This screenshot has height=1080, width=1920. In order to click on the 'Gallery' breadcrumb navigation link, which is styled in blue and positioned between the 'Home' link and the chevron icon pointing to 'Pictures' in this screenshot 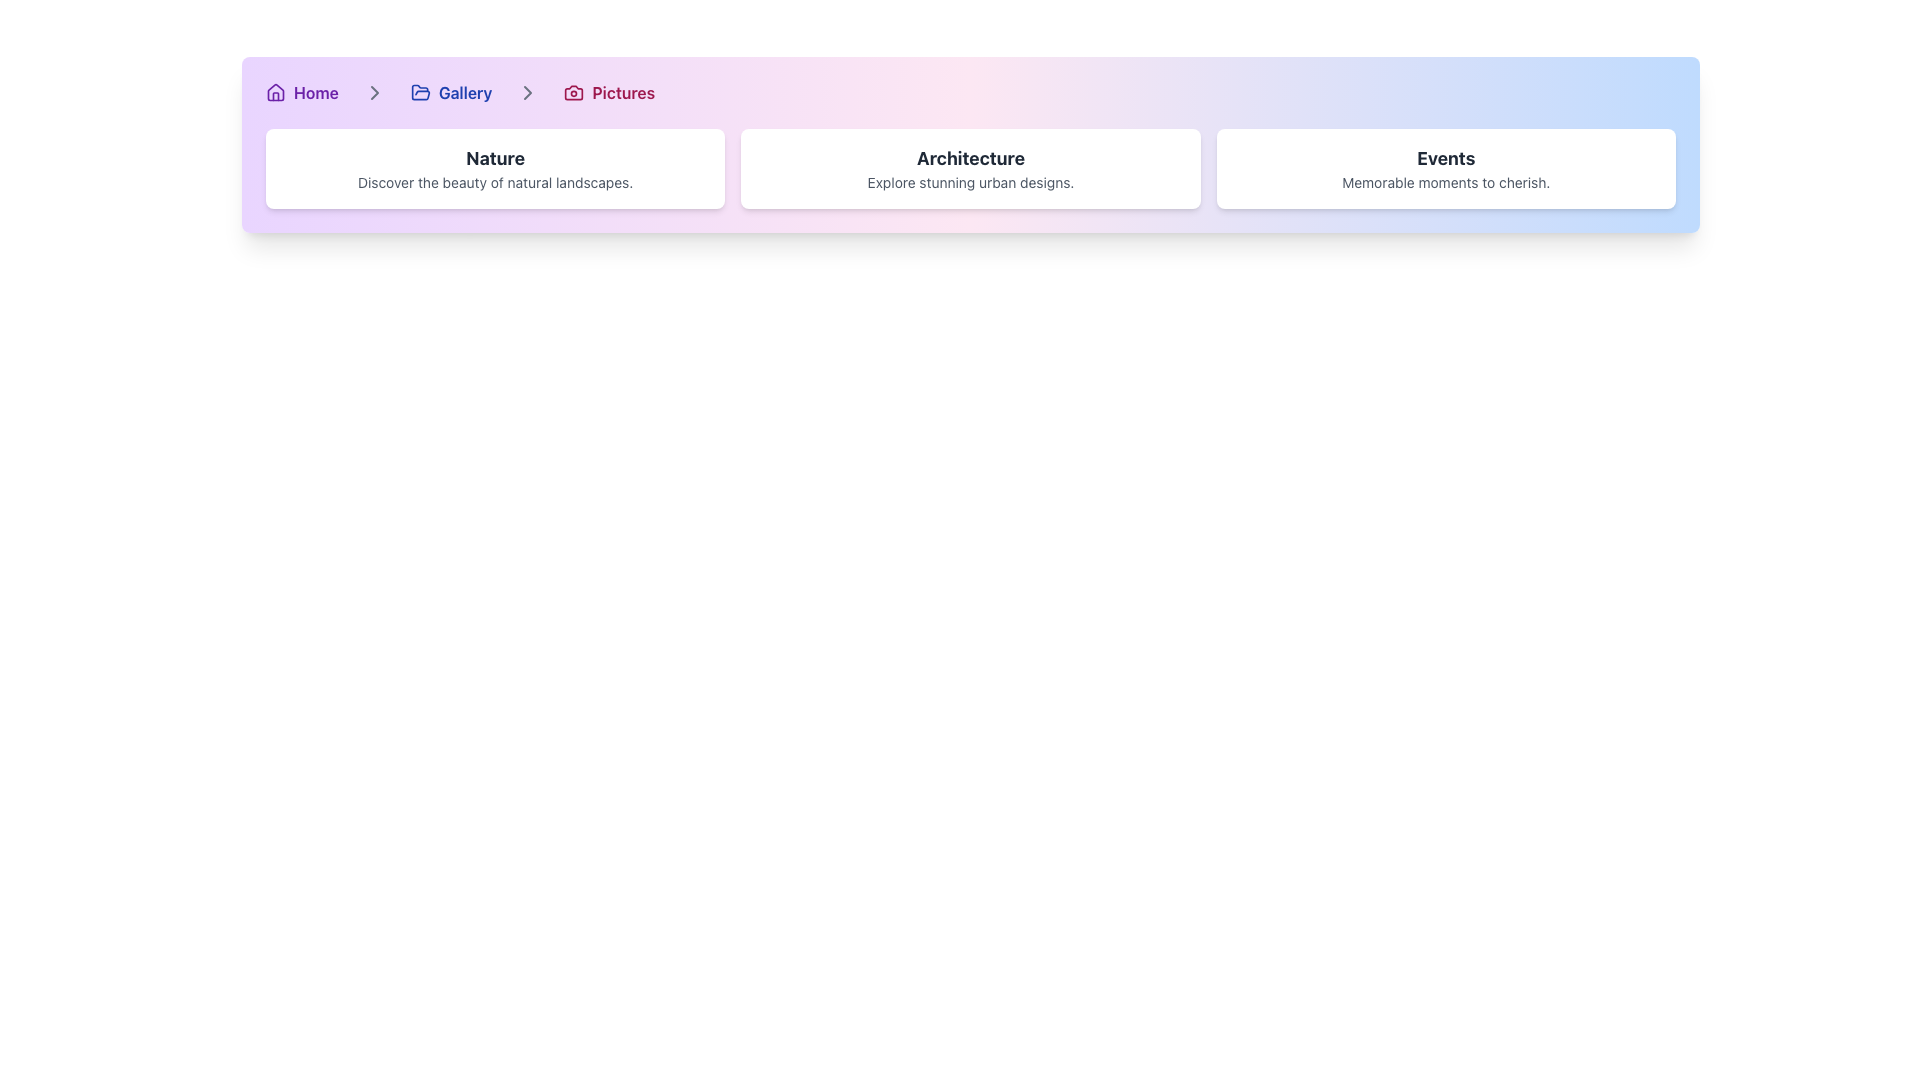, I will do `click(450, 92)`.